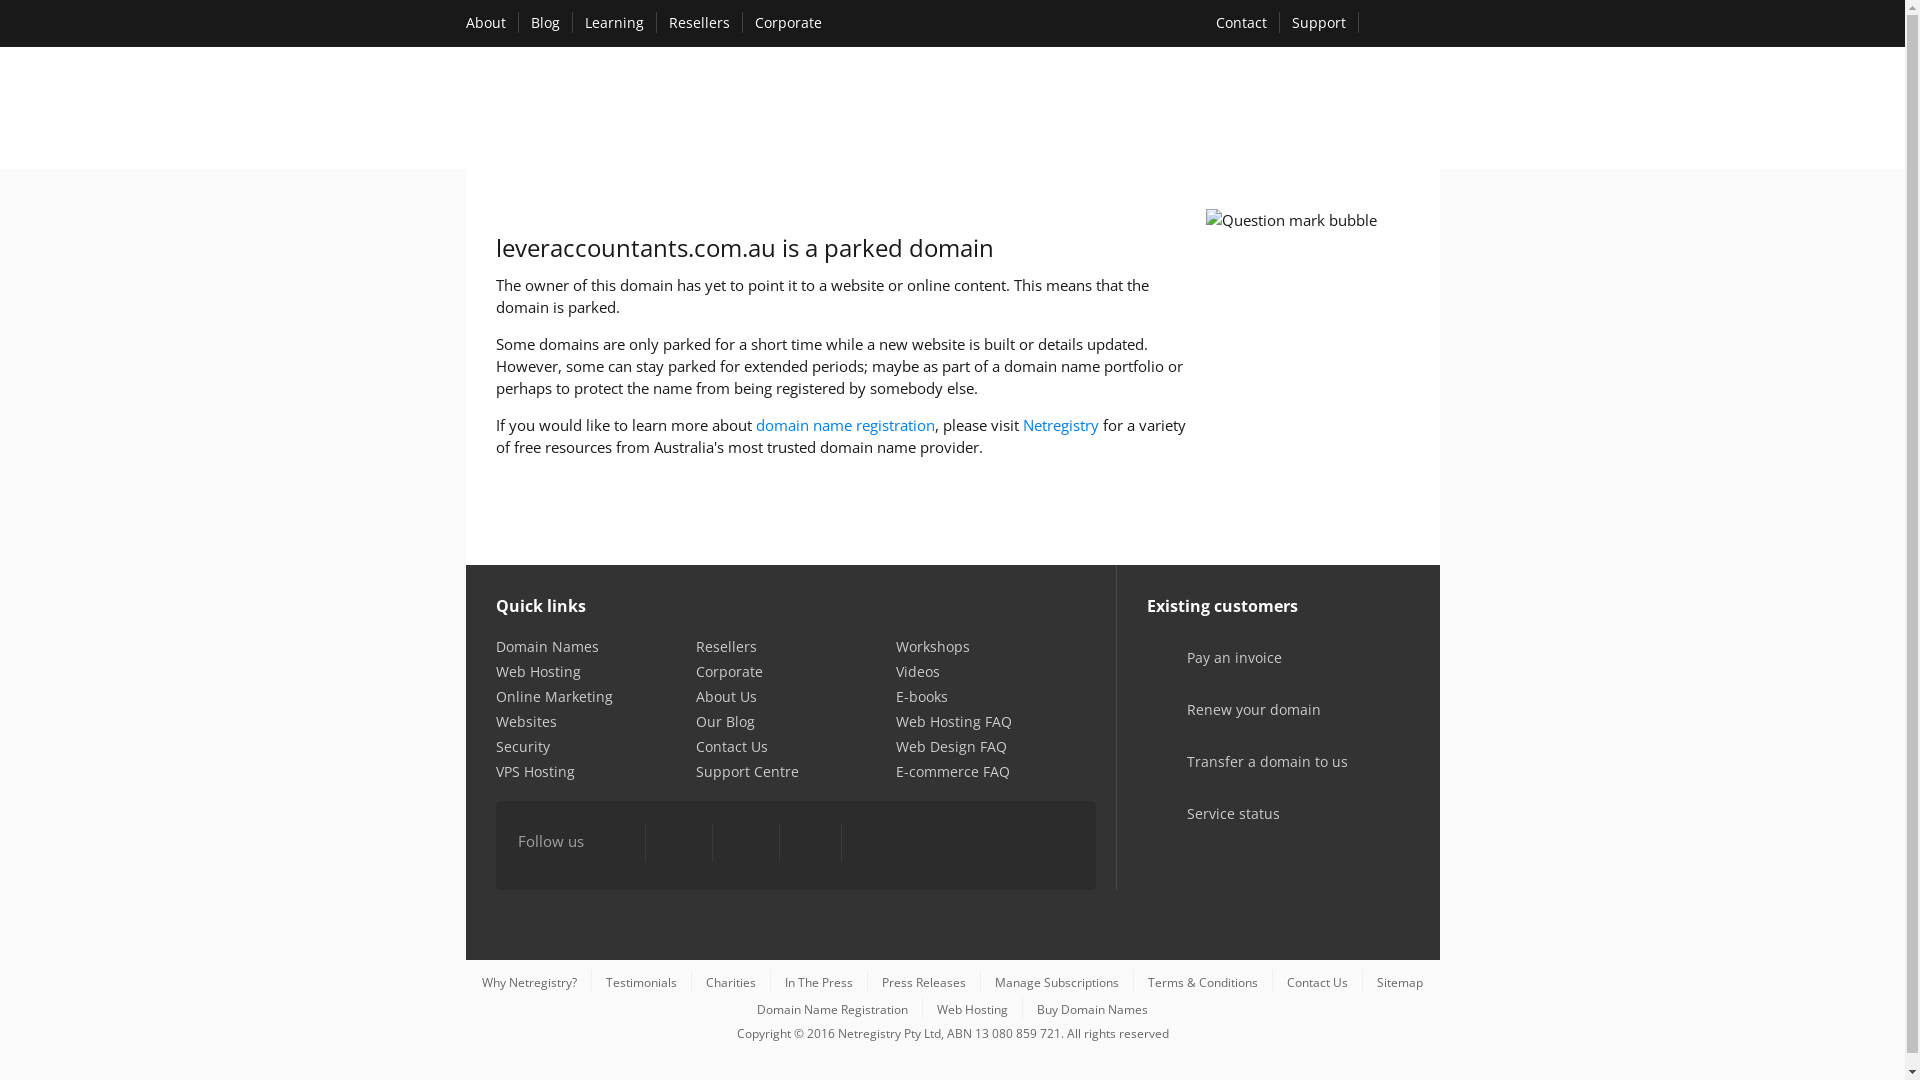 Image resolution: width=1920 pixels, height=1080 pixels. What do you see at coordinates (923, 981) in the screenshot?
I see `'Press Releases'` at bounding box center [923, 981].